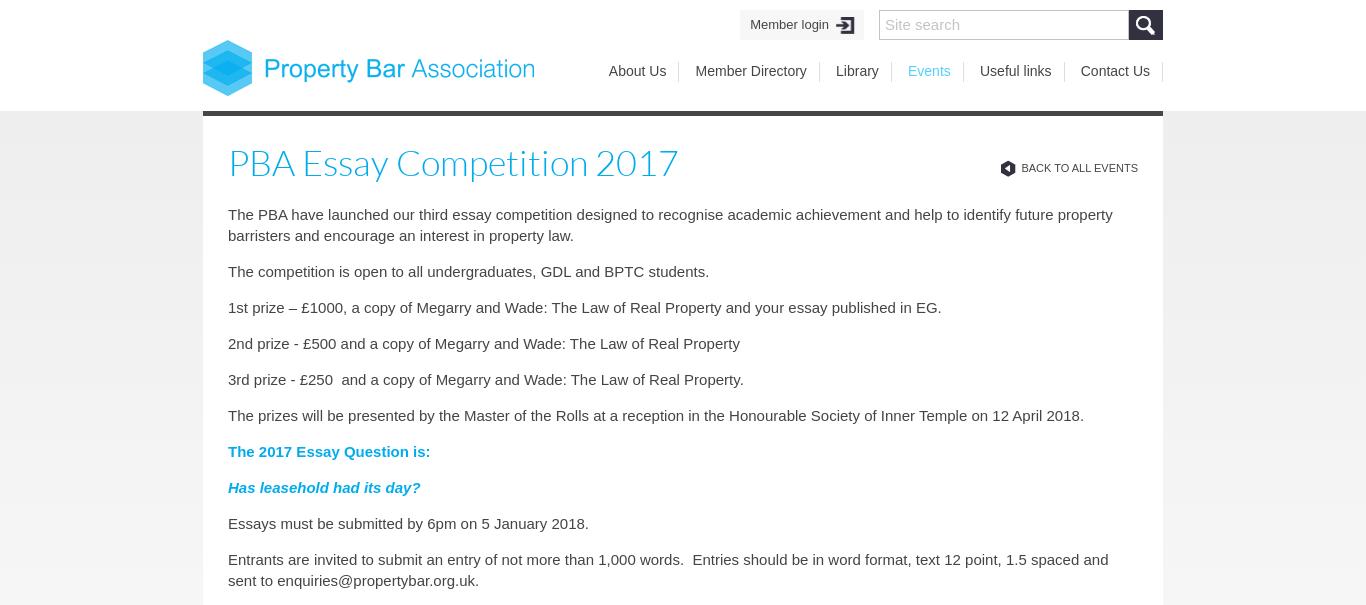 The image size is (1366, 605). Describe the element at coordinates (607, 71) in the screenshot. I see `'About Us'` at that location.